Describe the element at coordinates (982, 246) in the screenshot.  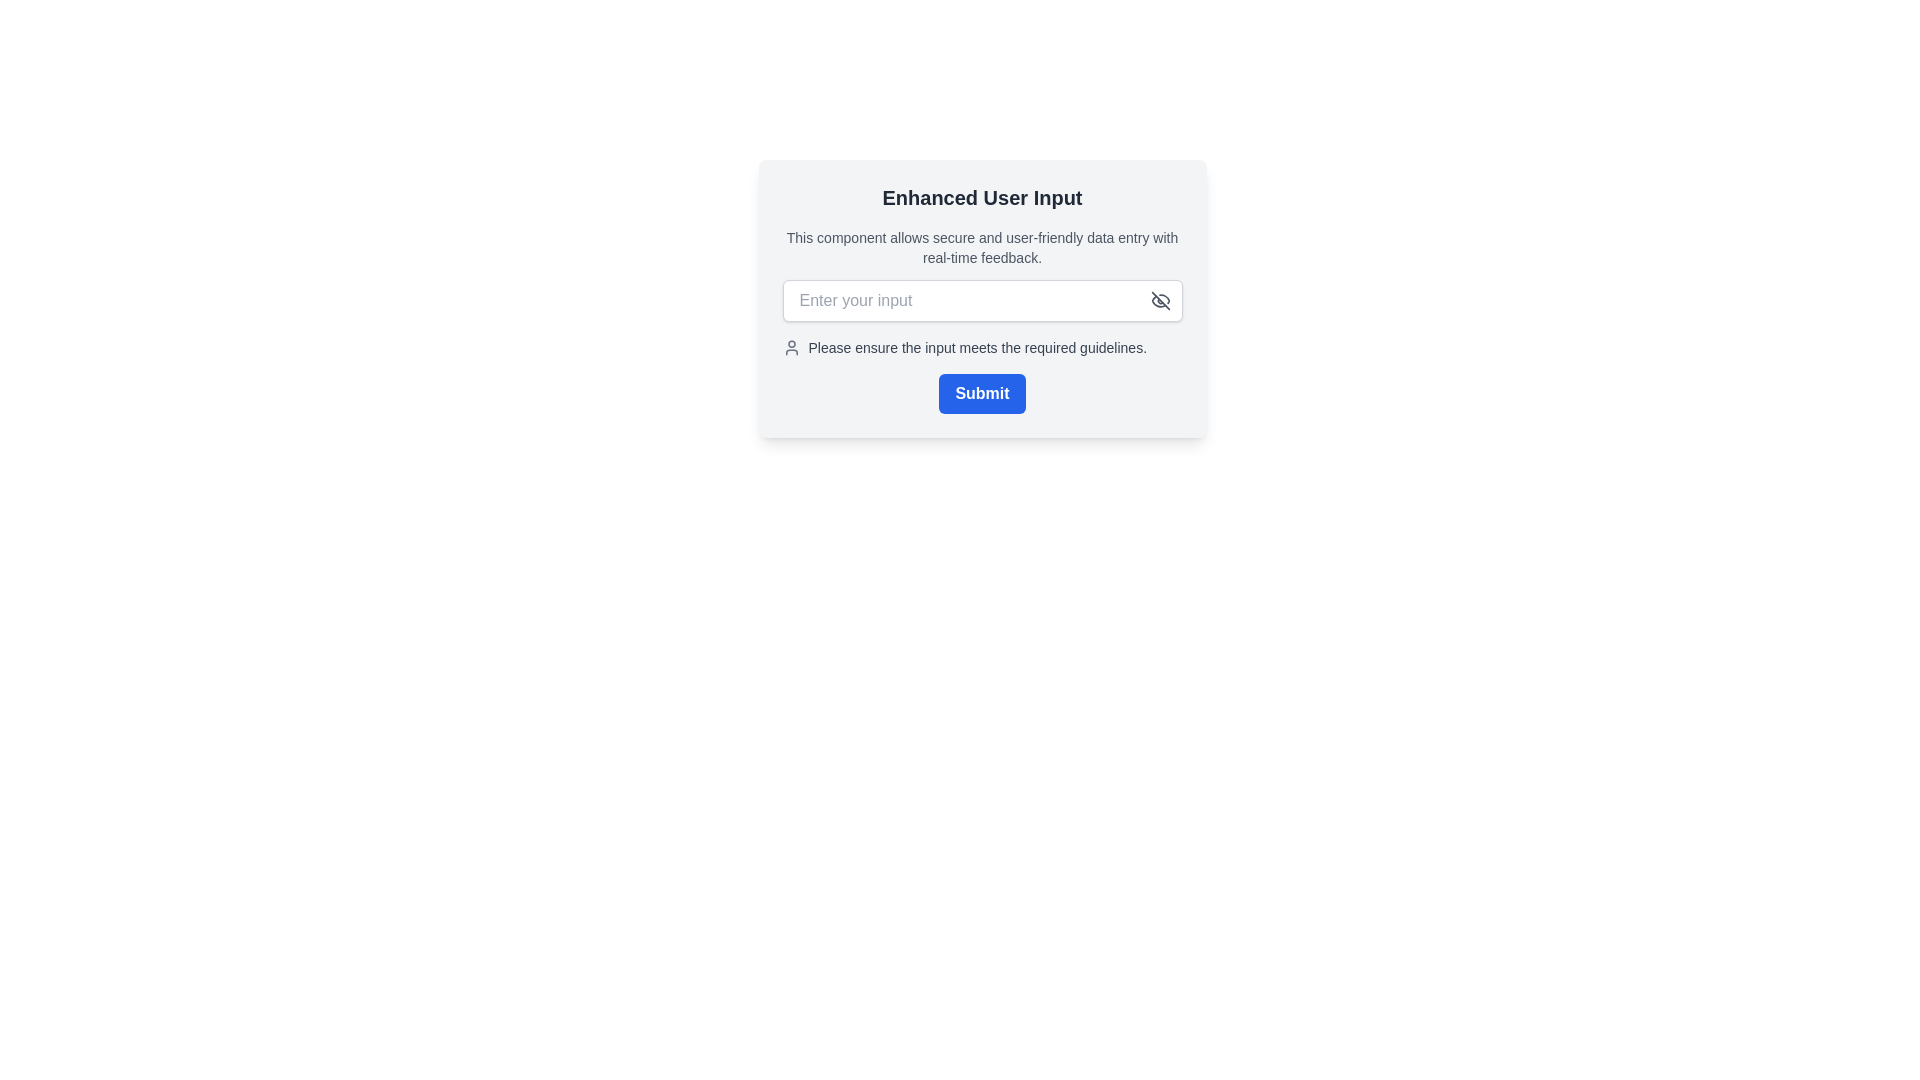
I see `the informational text element positioned below the heading 'Enhanced User Input' in the centered card layout` at that location.